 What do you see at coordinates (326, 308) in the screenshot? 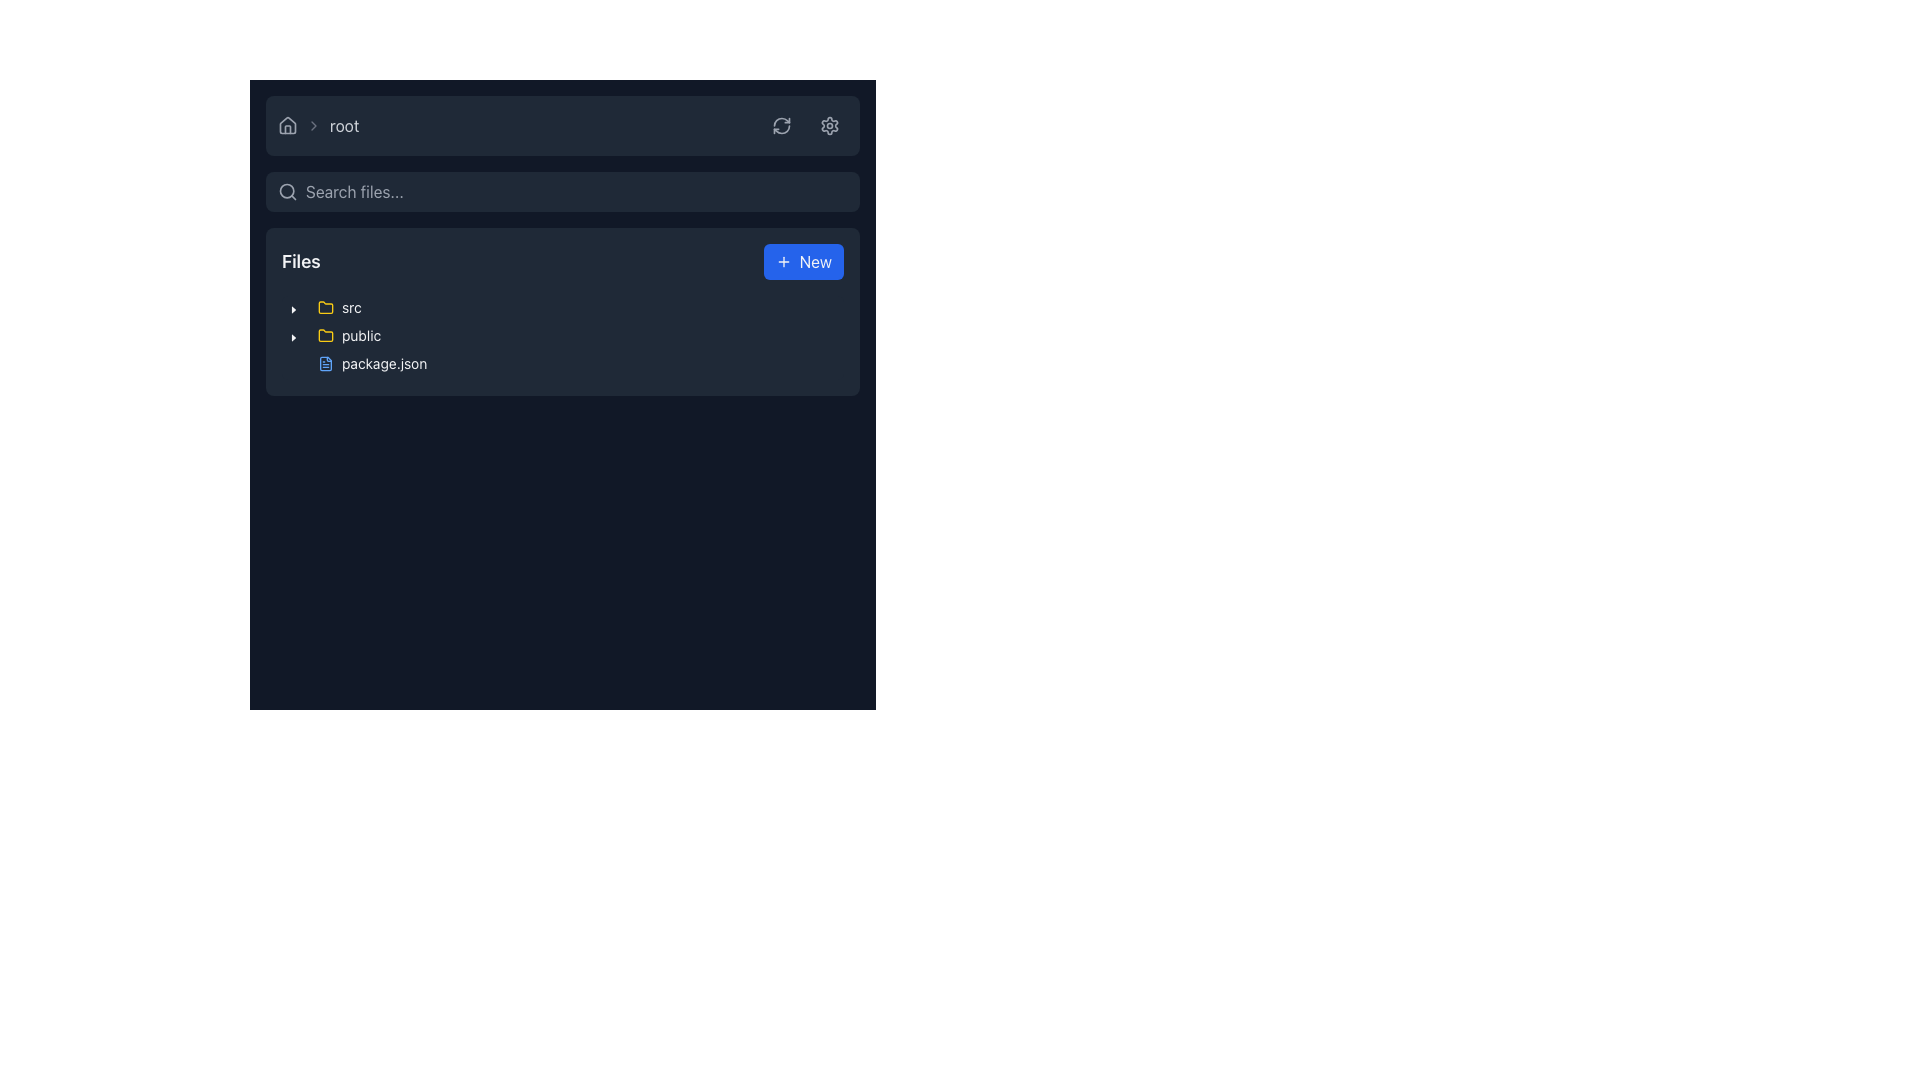
I see `the triangle icon of the 'src' folder in the file explorer` at bounding box center [326, 308].